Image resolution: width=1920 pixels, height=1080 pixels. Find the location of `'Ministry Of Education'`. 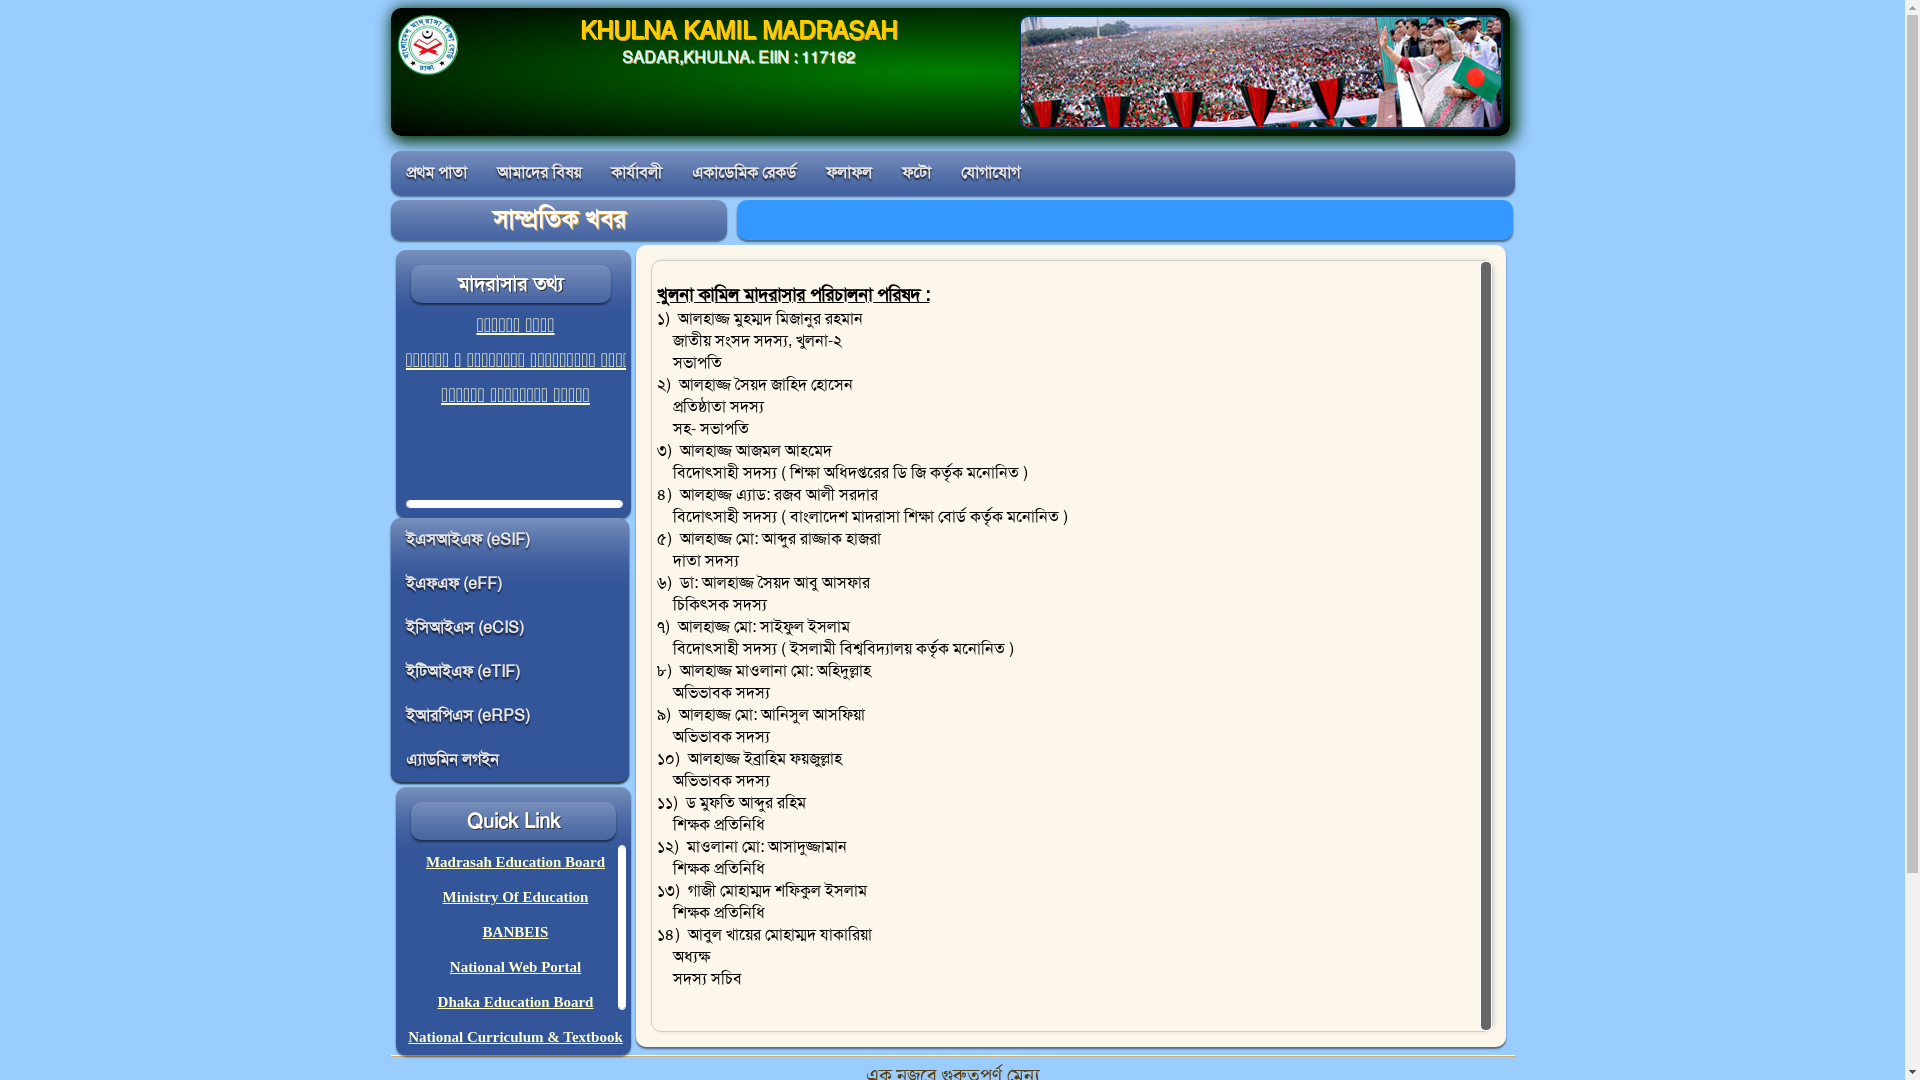

'Ministry Of Education' is located at coordinates (441, 896).